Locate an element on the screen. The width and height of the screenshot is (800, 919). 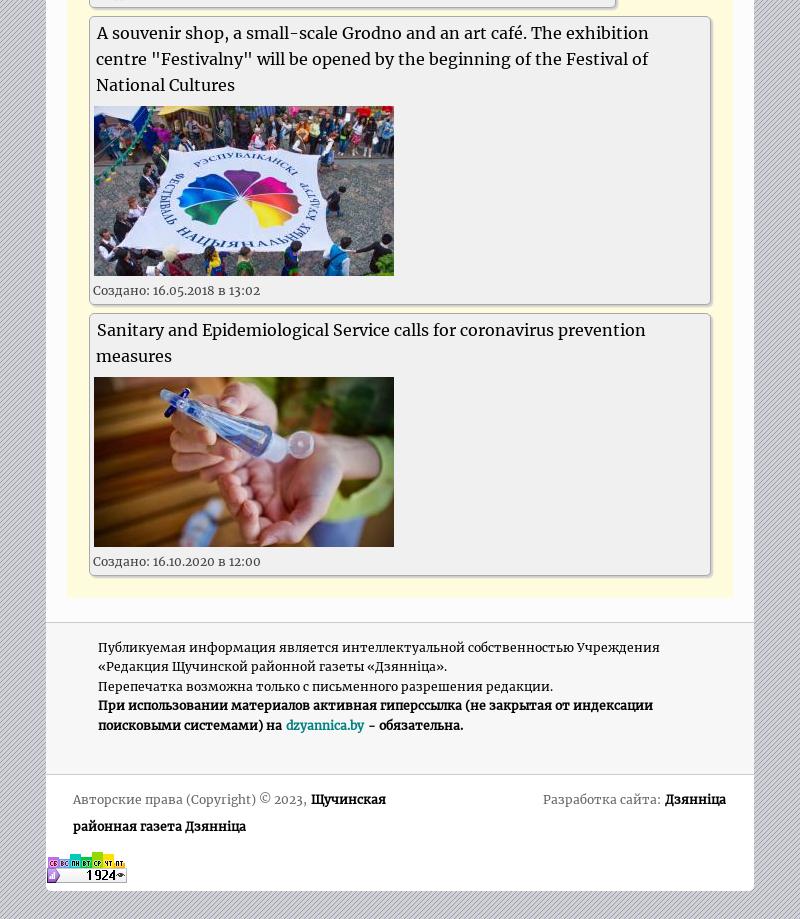
'Авторские права (Copyright) © 2023,' is located at coordinates (189, 799).